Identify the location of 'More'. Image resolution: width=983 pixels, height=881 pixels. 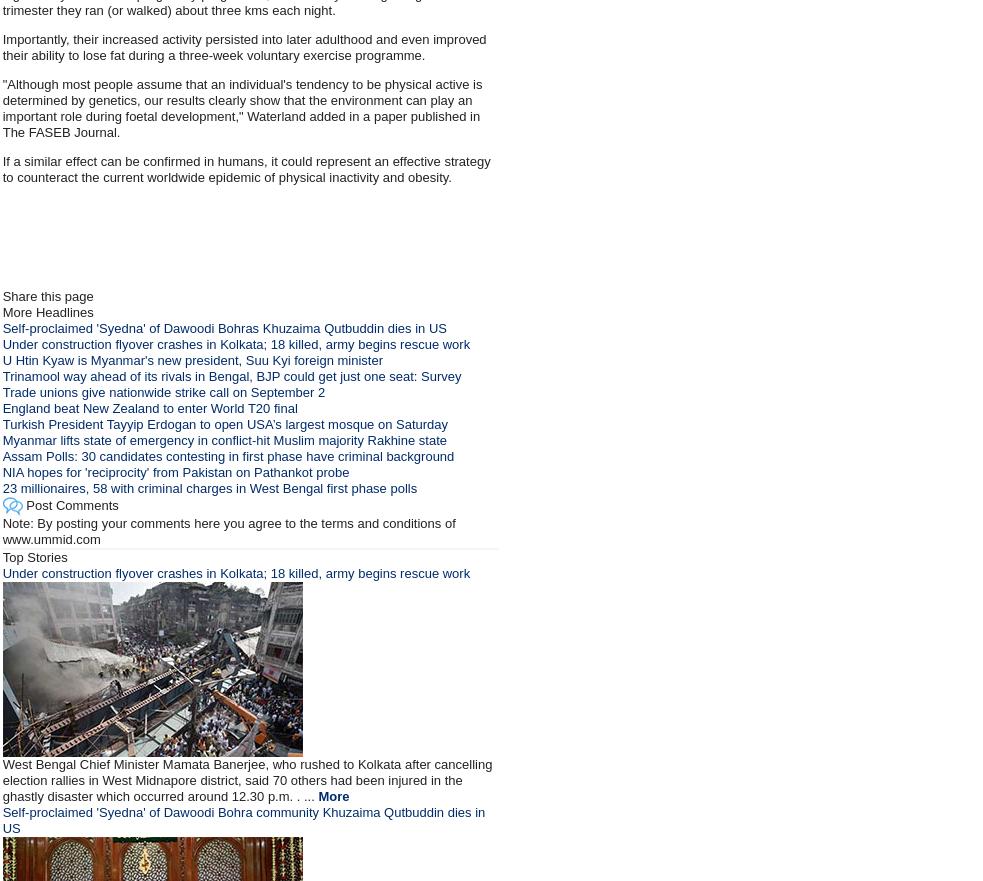
(318, 796).